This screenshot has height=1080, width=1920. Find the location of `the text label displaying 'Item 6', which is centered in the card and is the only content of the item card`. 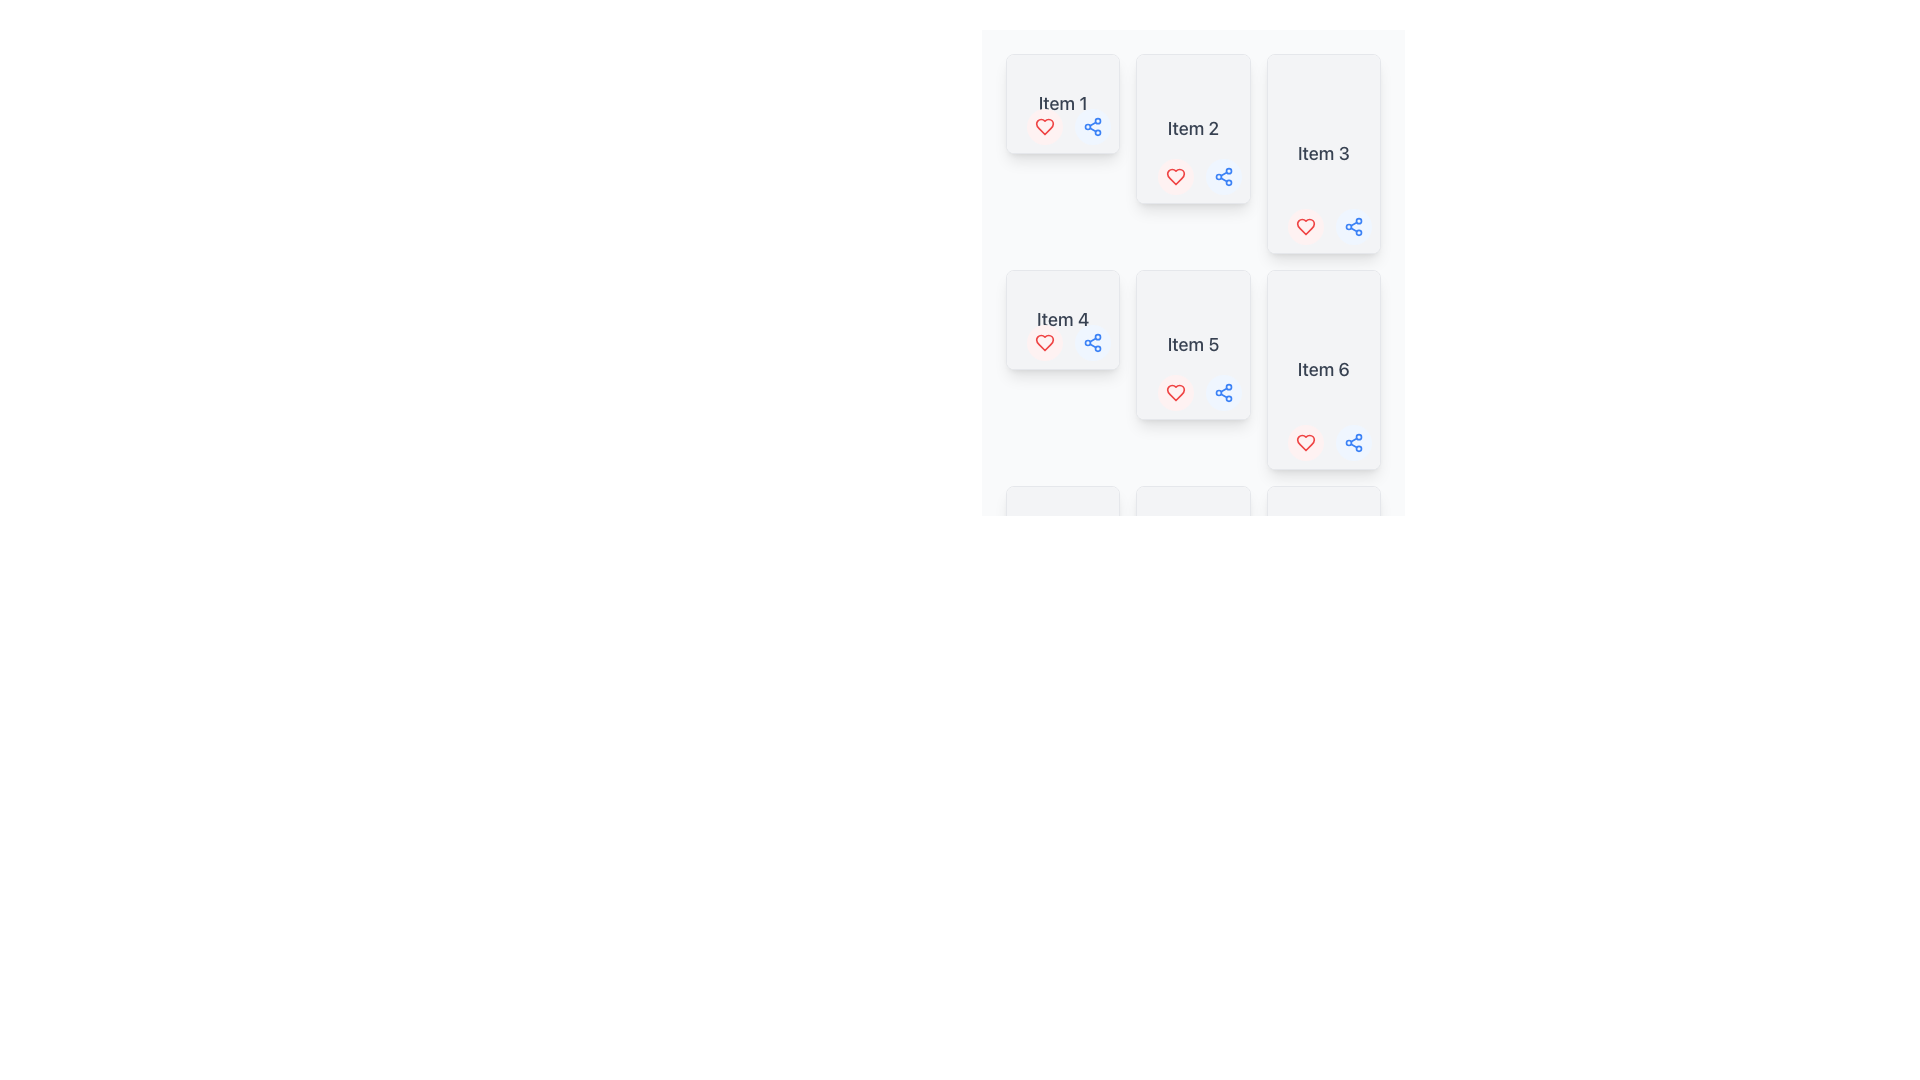

the text label displaying 'Item 6', which is centered in the card and is the only content of the item card is located at coordinates (1323, 370).